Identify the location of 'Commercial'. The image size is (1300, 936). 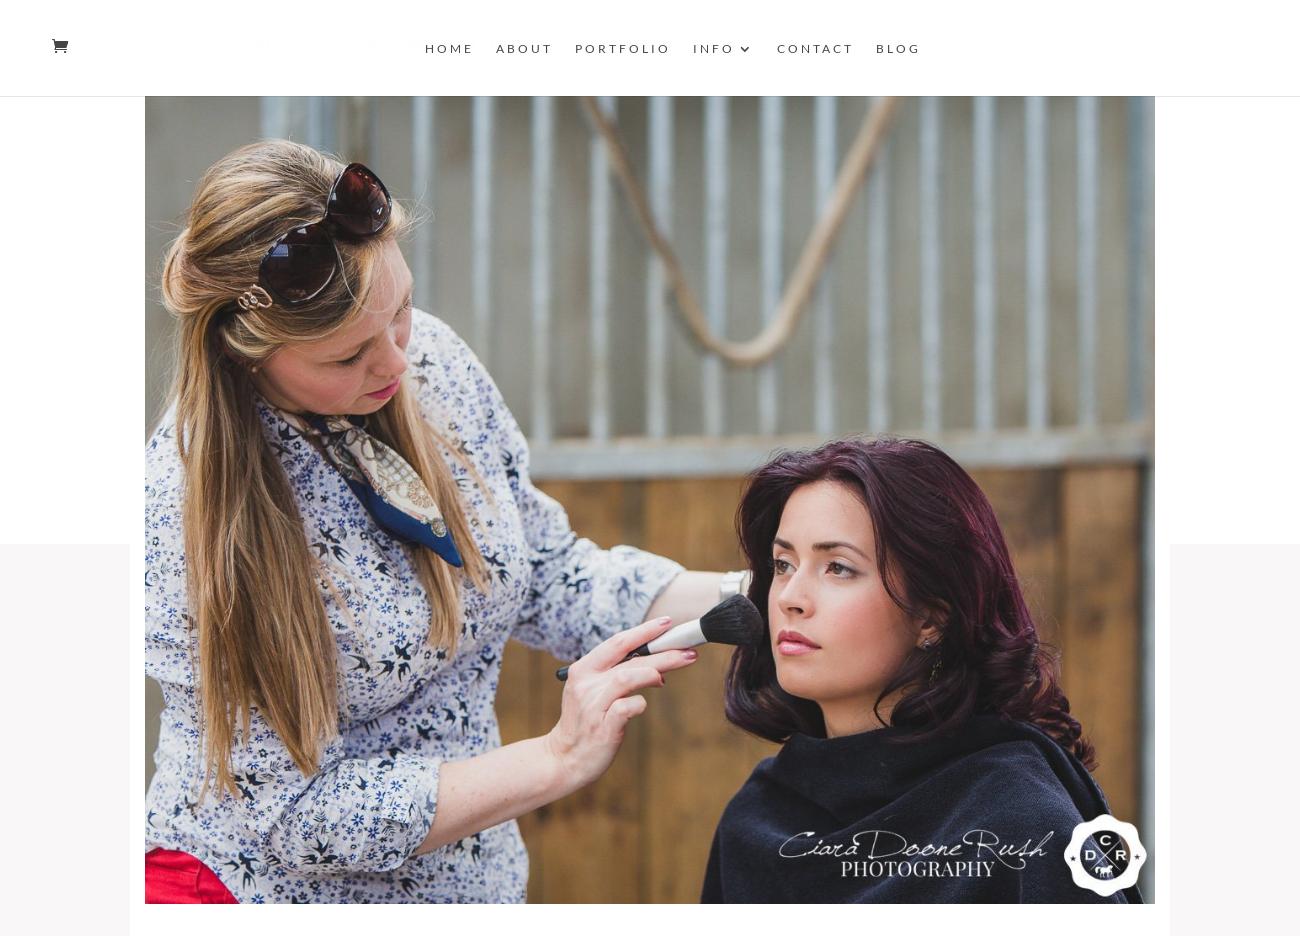
(787, 298).